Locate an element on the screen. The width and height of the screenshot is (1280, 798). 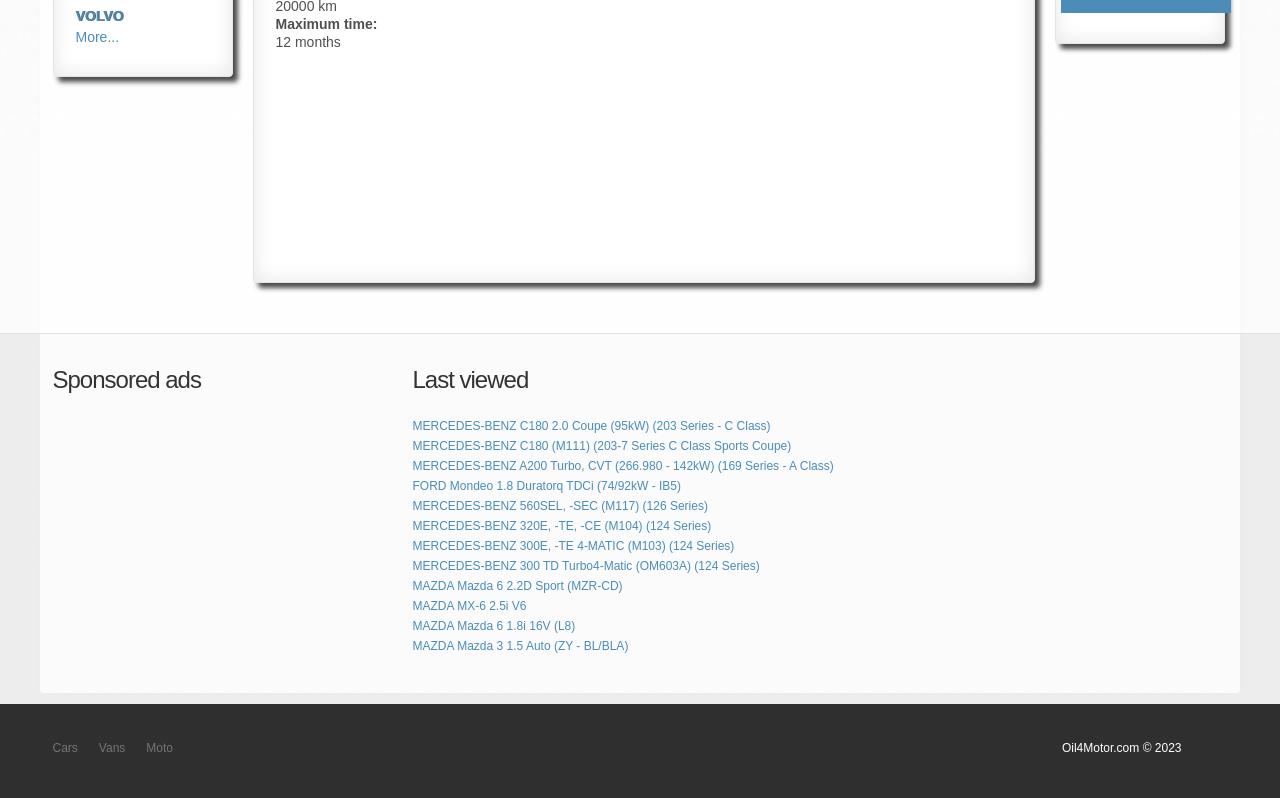
'MERCEDES-BENZ A200 Turbo, CVT (266.980 - 142kW) (169 Series - A Class)' is located at coordinates (621, 465).